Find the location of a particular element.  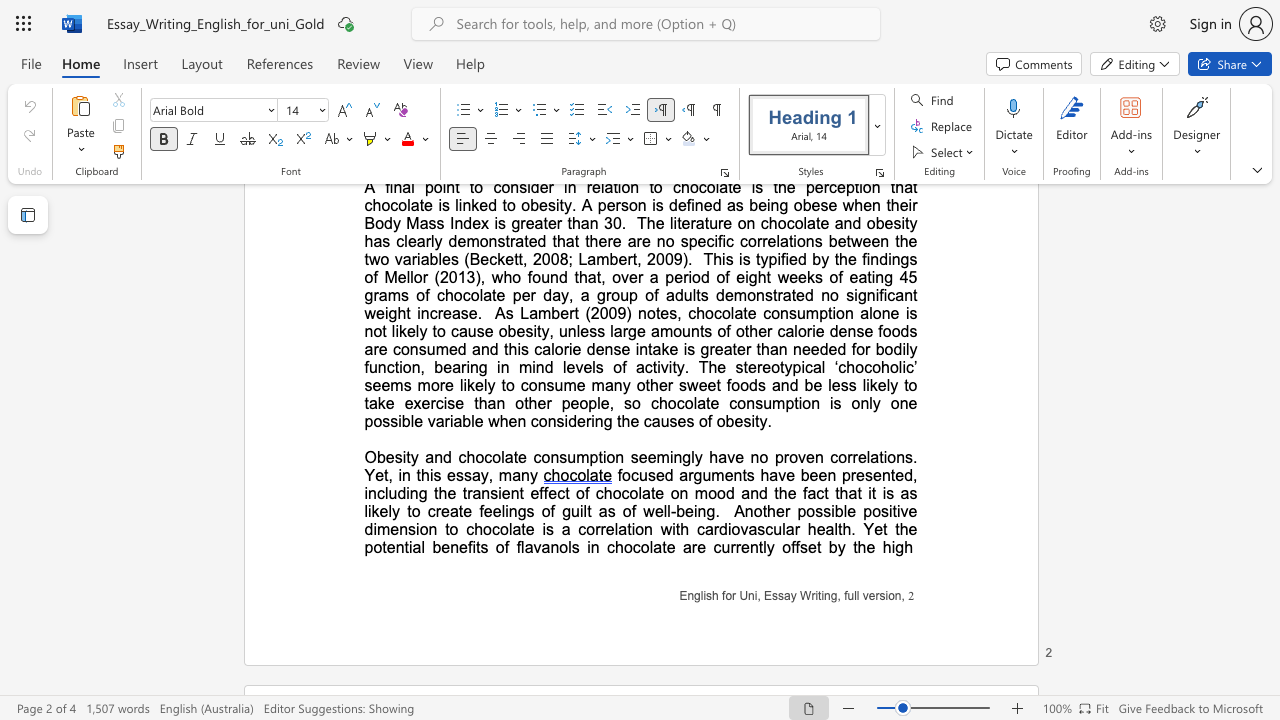

the subset text "lish for Uni, Essay Writing, full vers" within the text "English for Uni, Essay Writing, full version," is located at coordinates (700, 595).